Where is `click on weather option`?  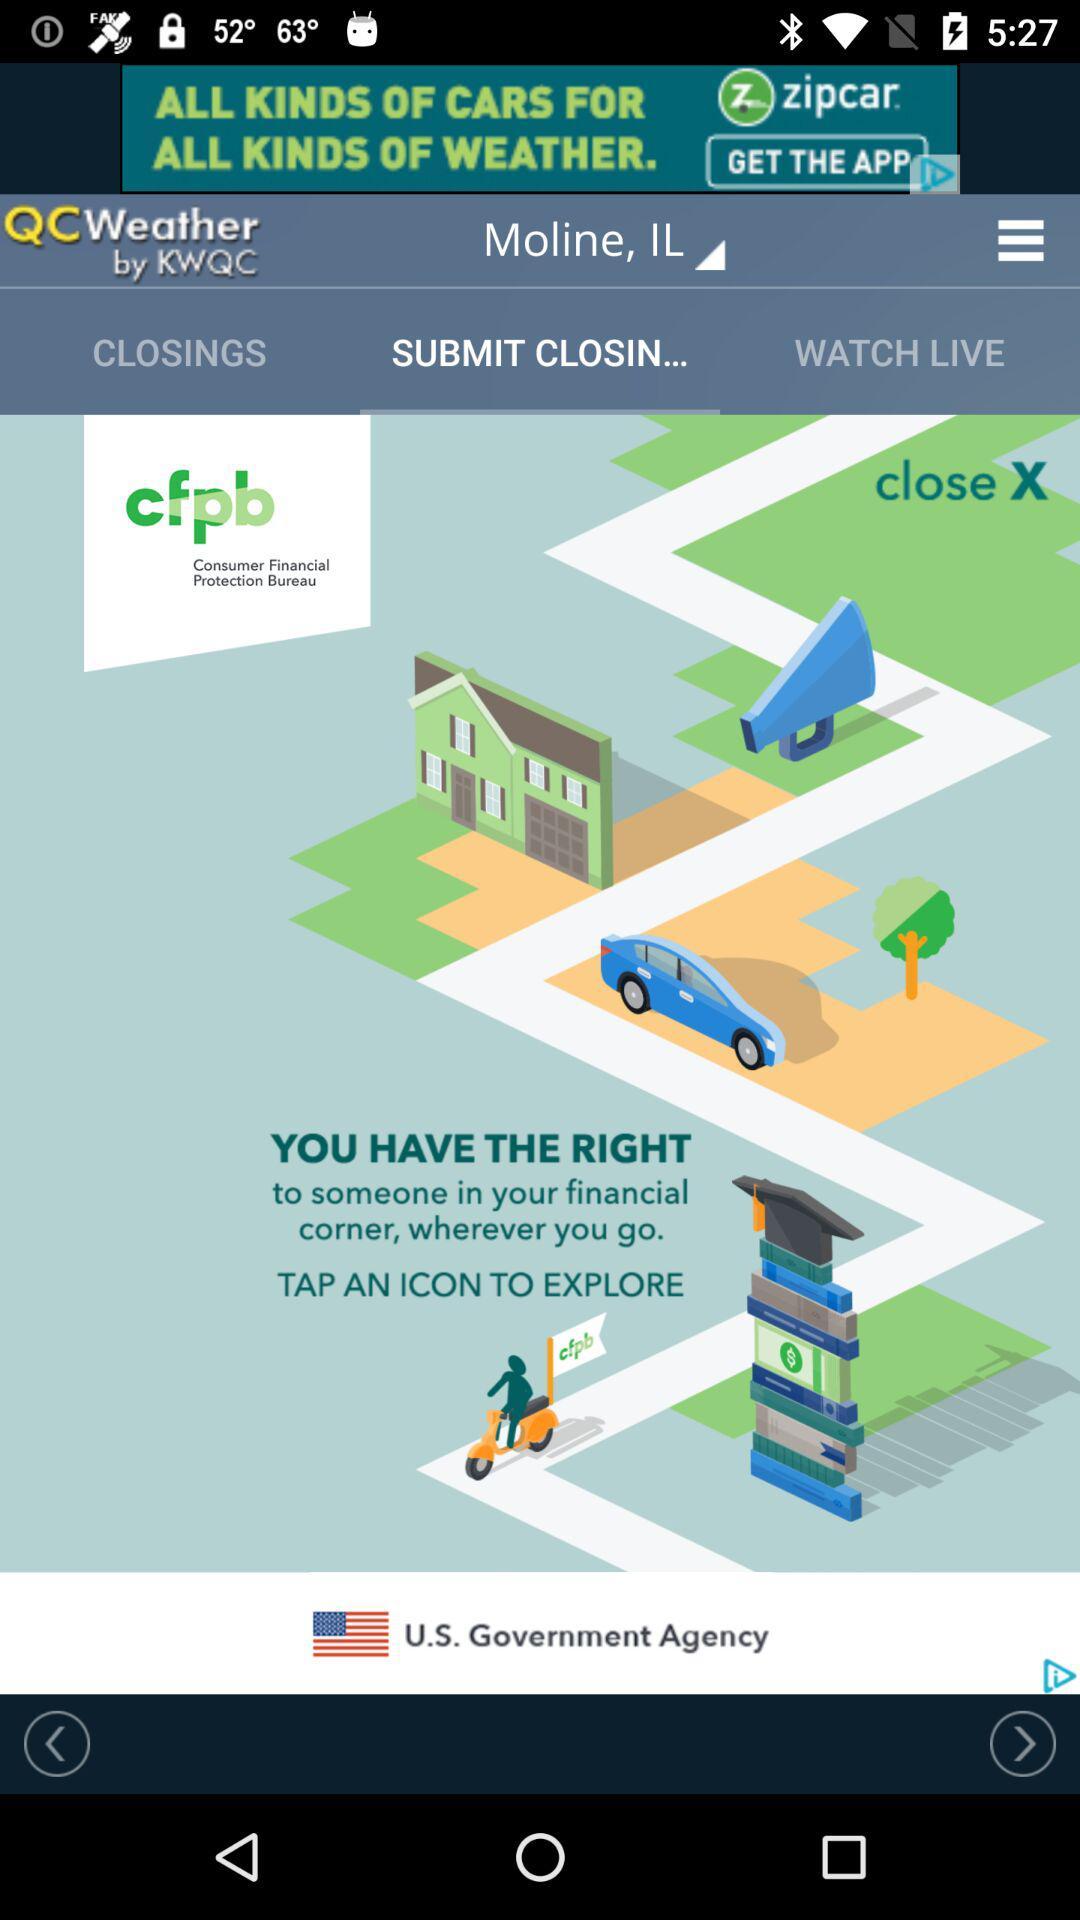 click on weather option is located at coordinates (131, 240).